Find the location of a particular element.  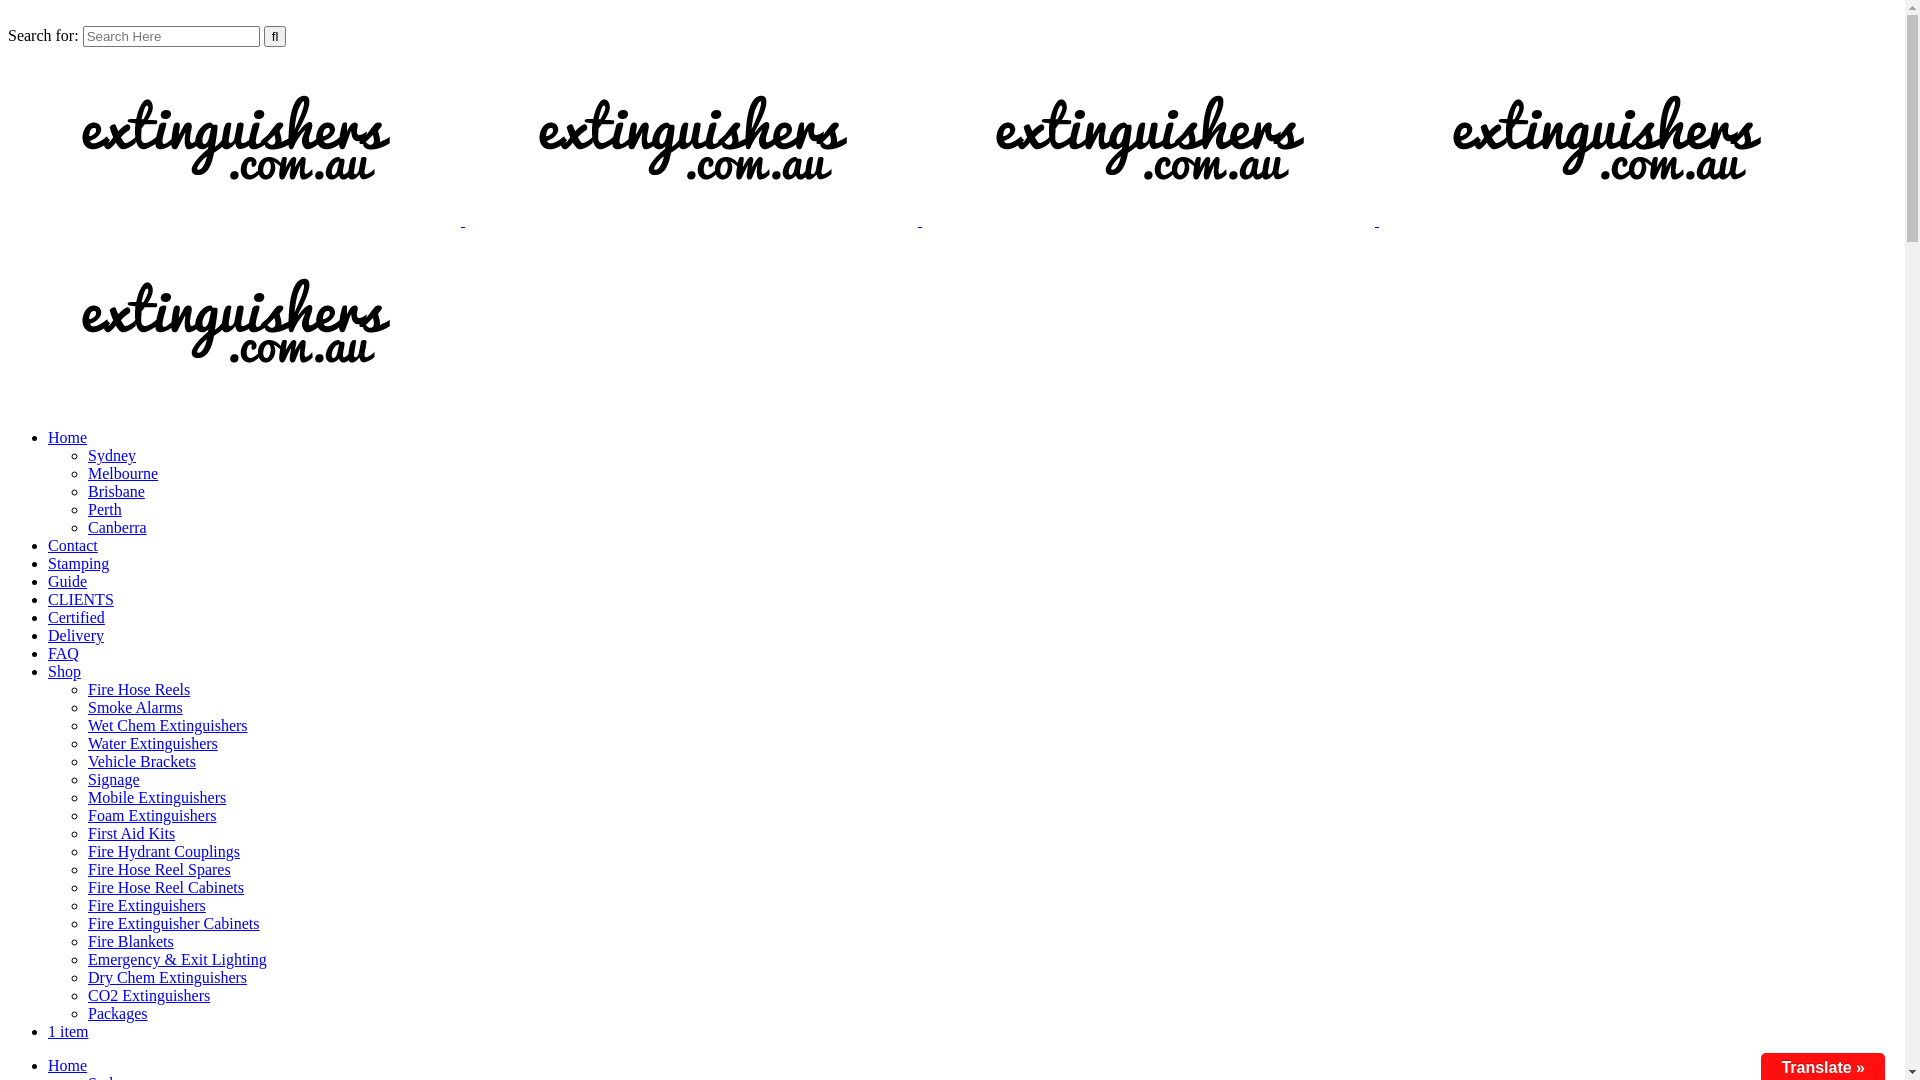

'Fire Hose Reels' is located at coordinates (86, 688).